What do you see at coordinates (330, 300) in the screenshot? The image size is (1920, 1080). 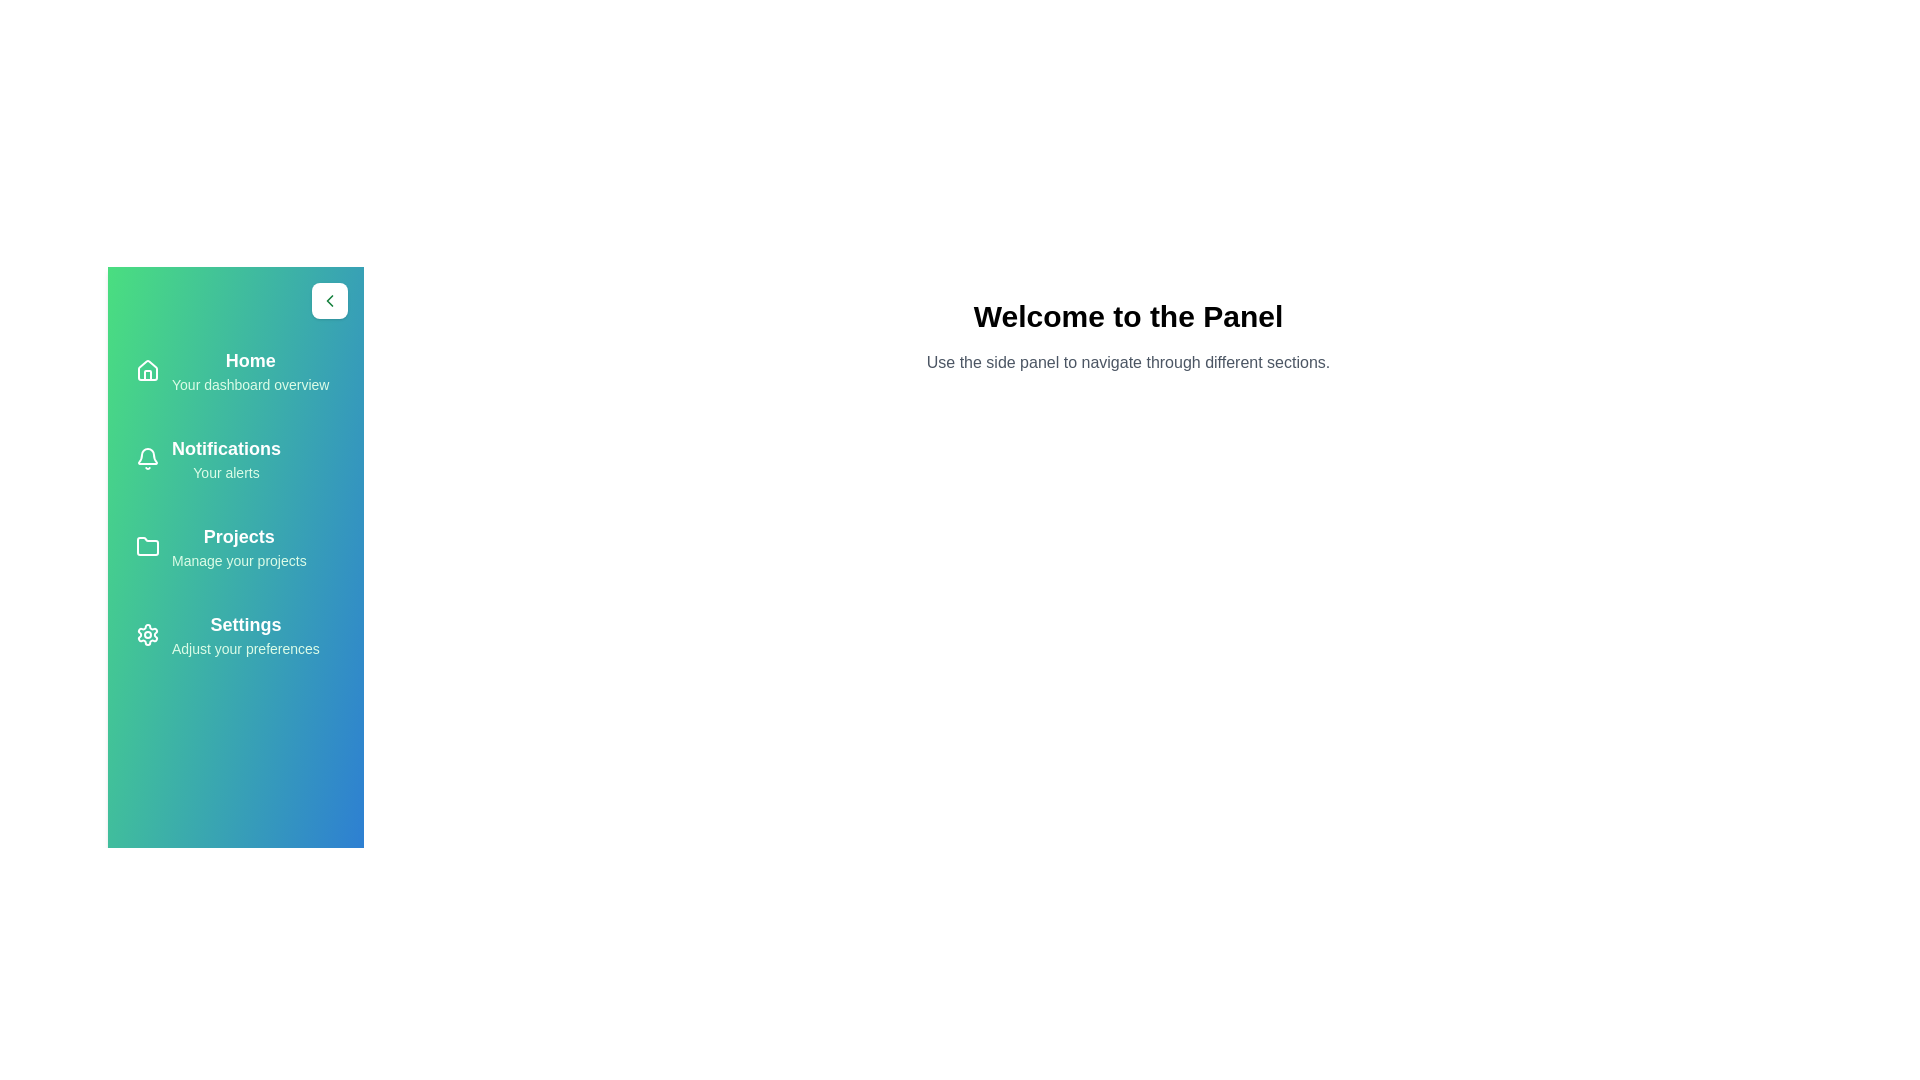 I see `the arrow button to toggle the panel's state` at bounding box center [330, 300].